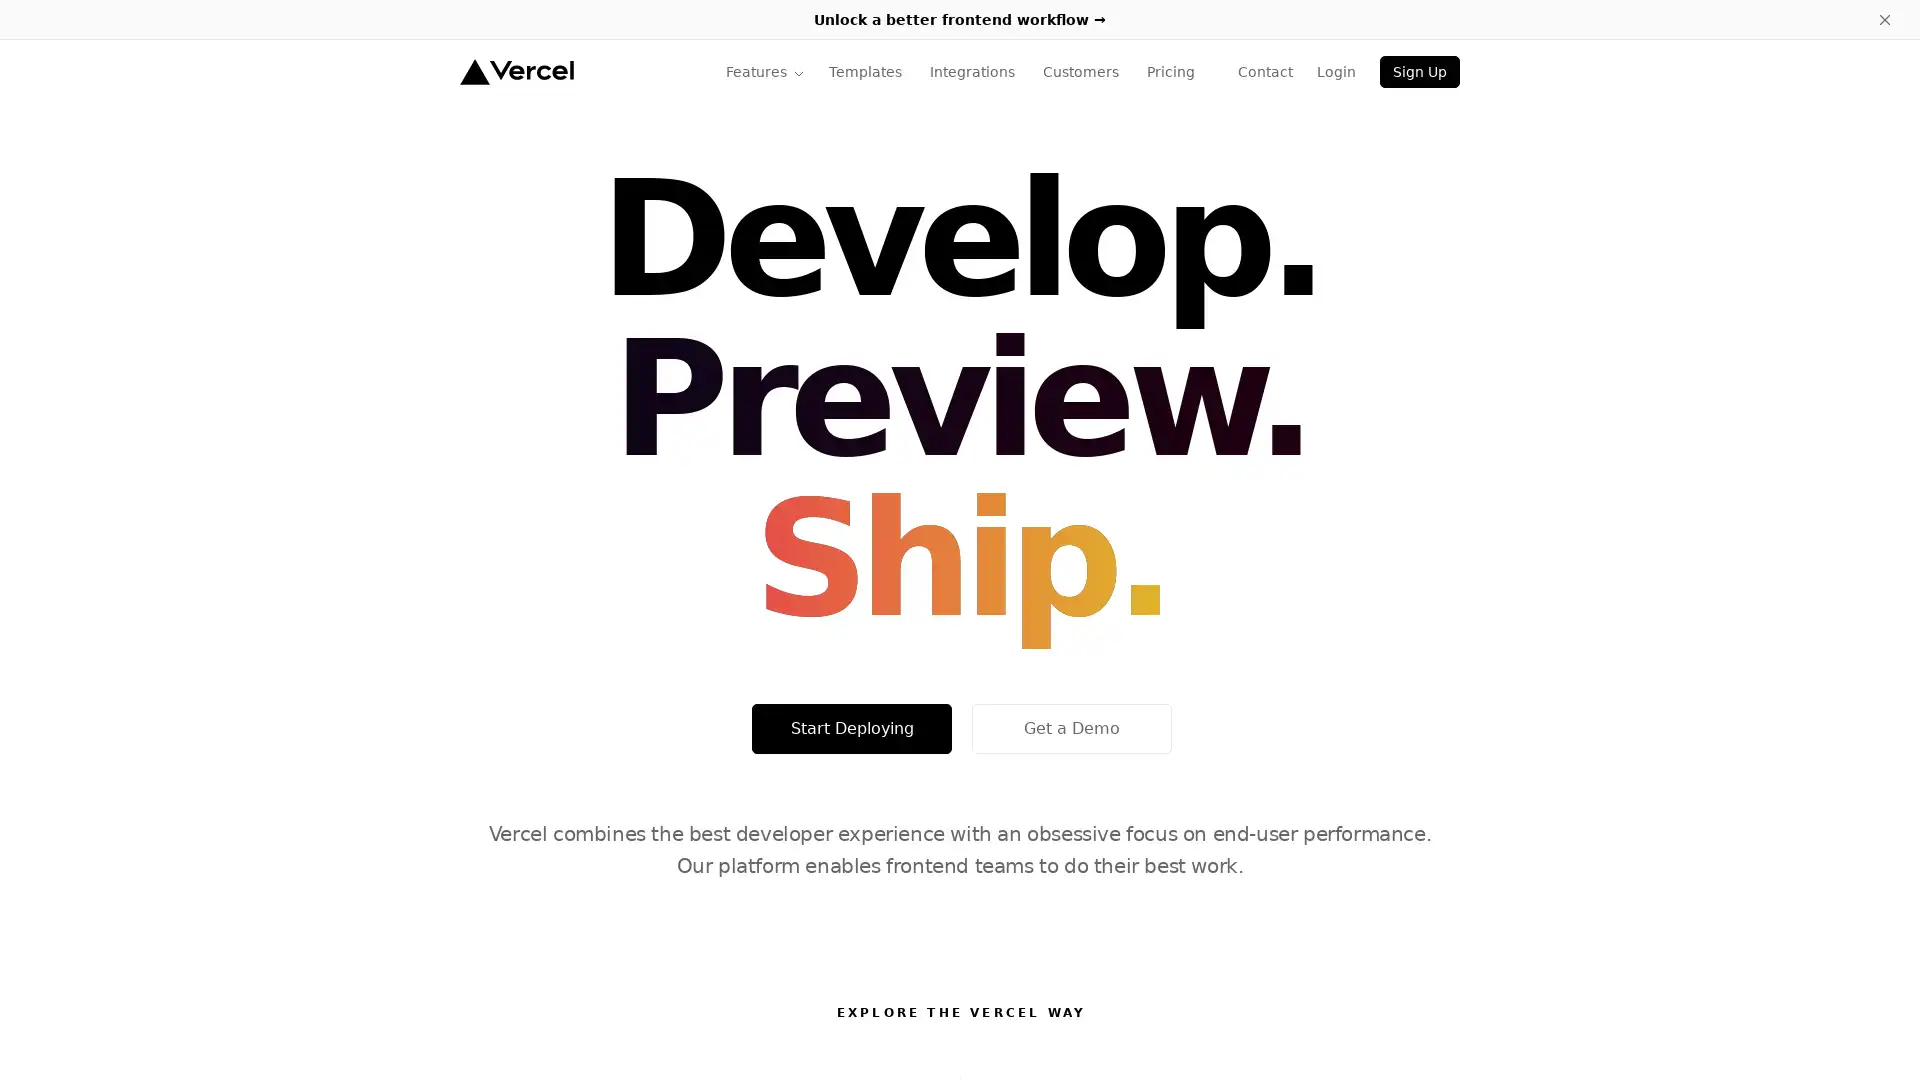  What do you see at coordinates (764, 71) in the screenshot?
I see `Features` at bounding box center [764, 71].